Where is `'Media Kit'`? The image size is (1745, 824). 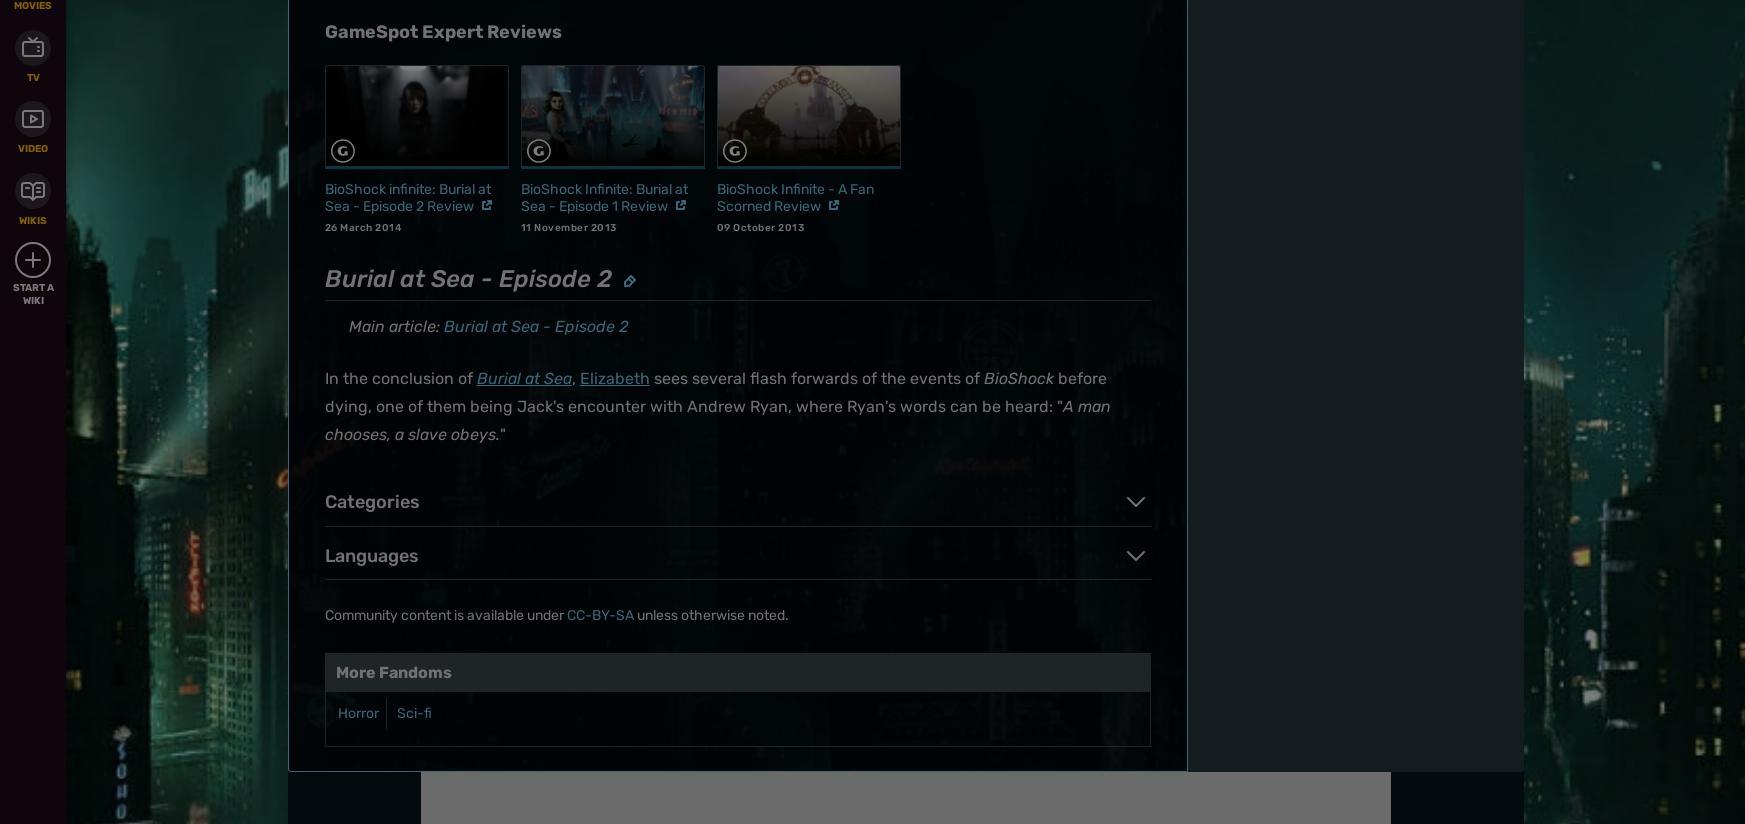 'Media Kit' is located at coordinates (943, 226).